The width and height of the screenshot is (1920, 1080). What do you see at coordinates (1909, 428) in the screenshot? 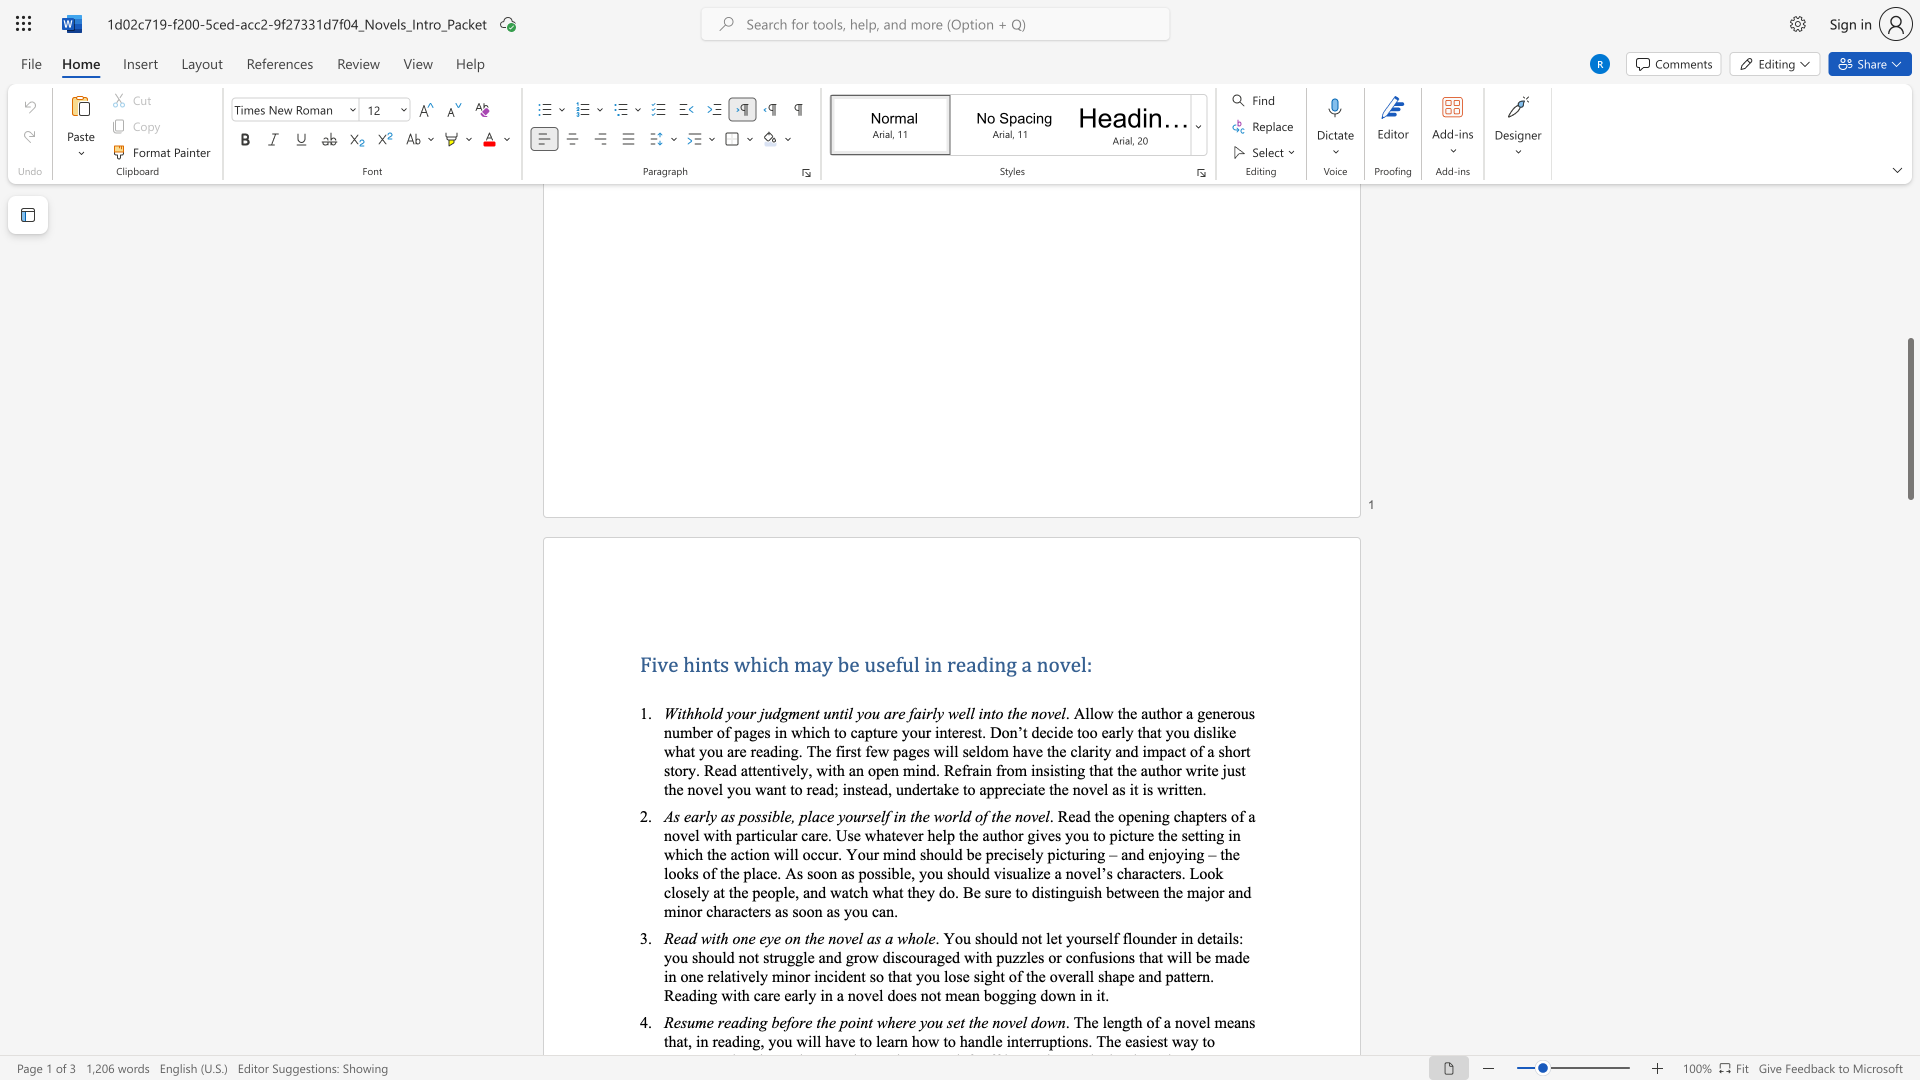
I see `the scrollbar on the right` at bounding box center [1909, 428].